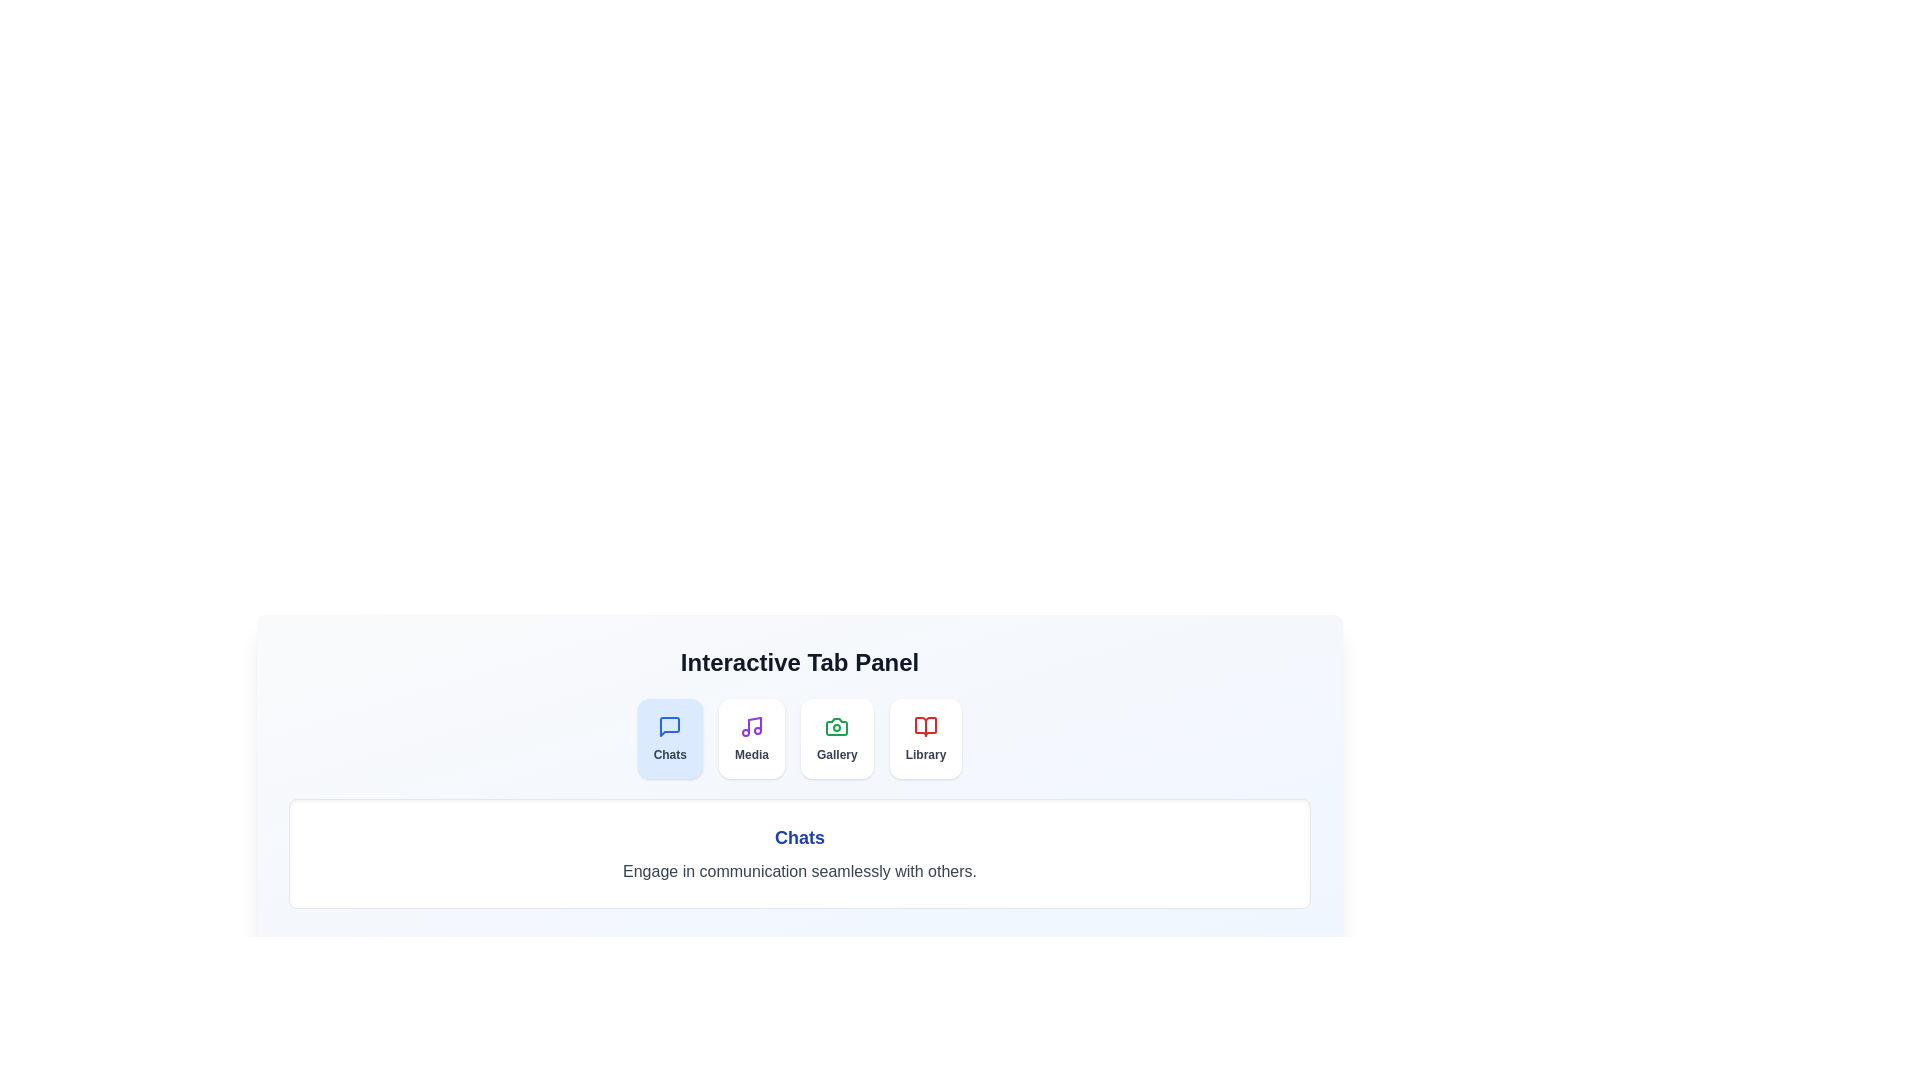 Image resolution: width=1920 pixels, height=1080 pixels. I want to click on the tab Media, so click(751, 739).